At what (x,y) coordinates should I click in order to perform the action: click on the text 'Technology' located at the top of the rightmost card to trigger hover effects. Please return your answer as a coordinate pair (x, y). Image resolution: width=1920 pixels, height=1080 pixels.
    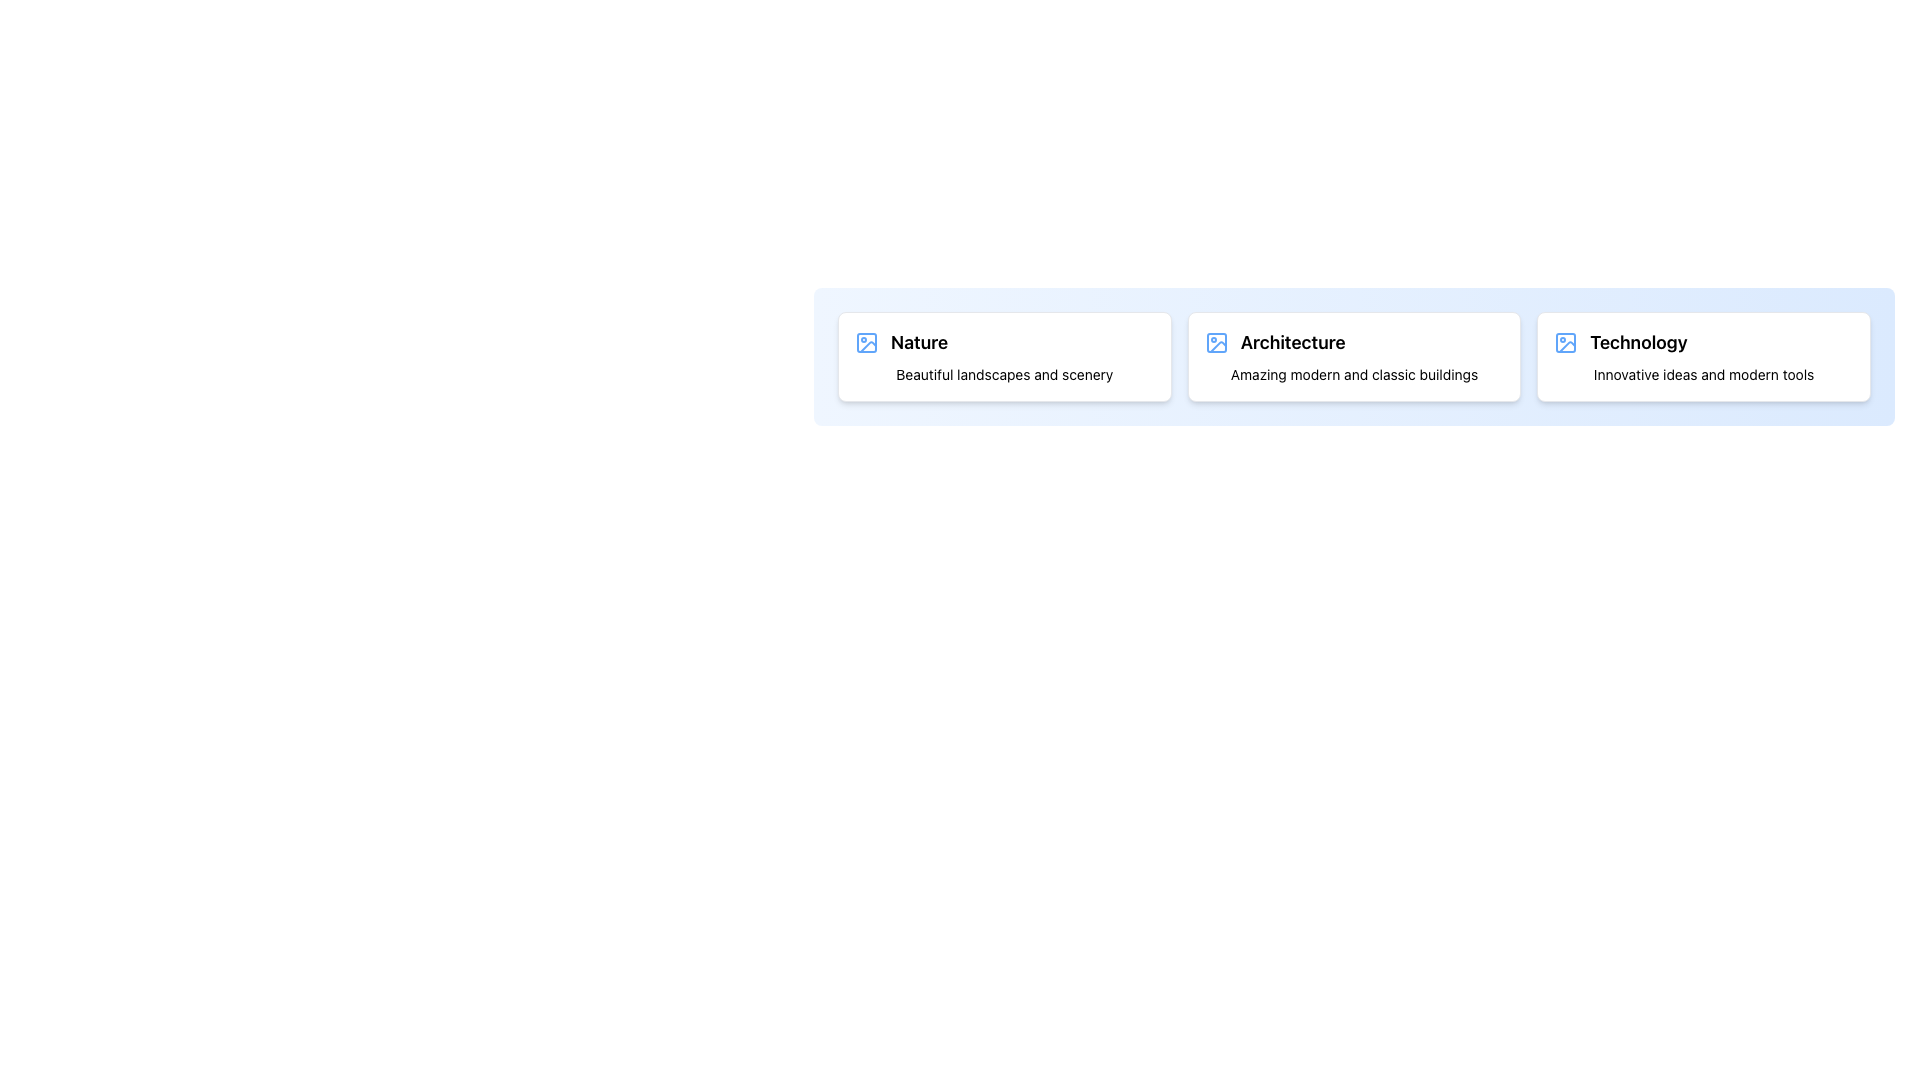
    Looking at the image, I should click on (1638, 342).